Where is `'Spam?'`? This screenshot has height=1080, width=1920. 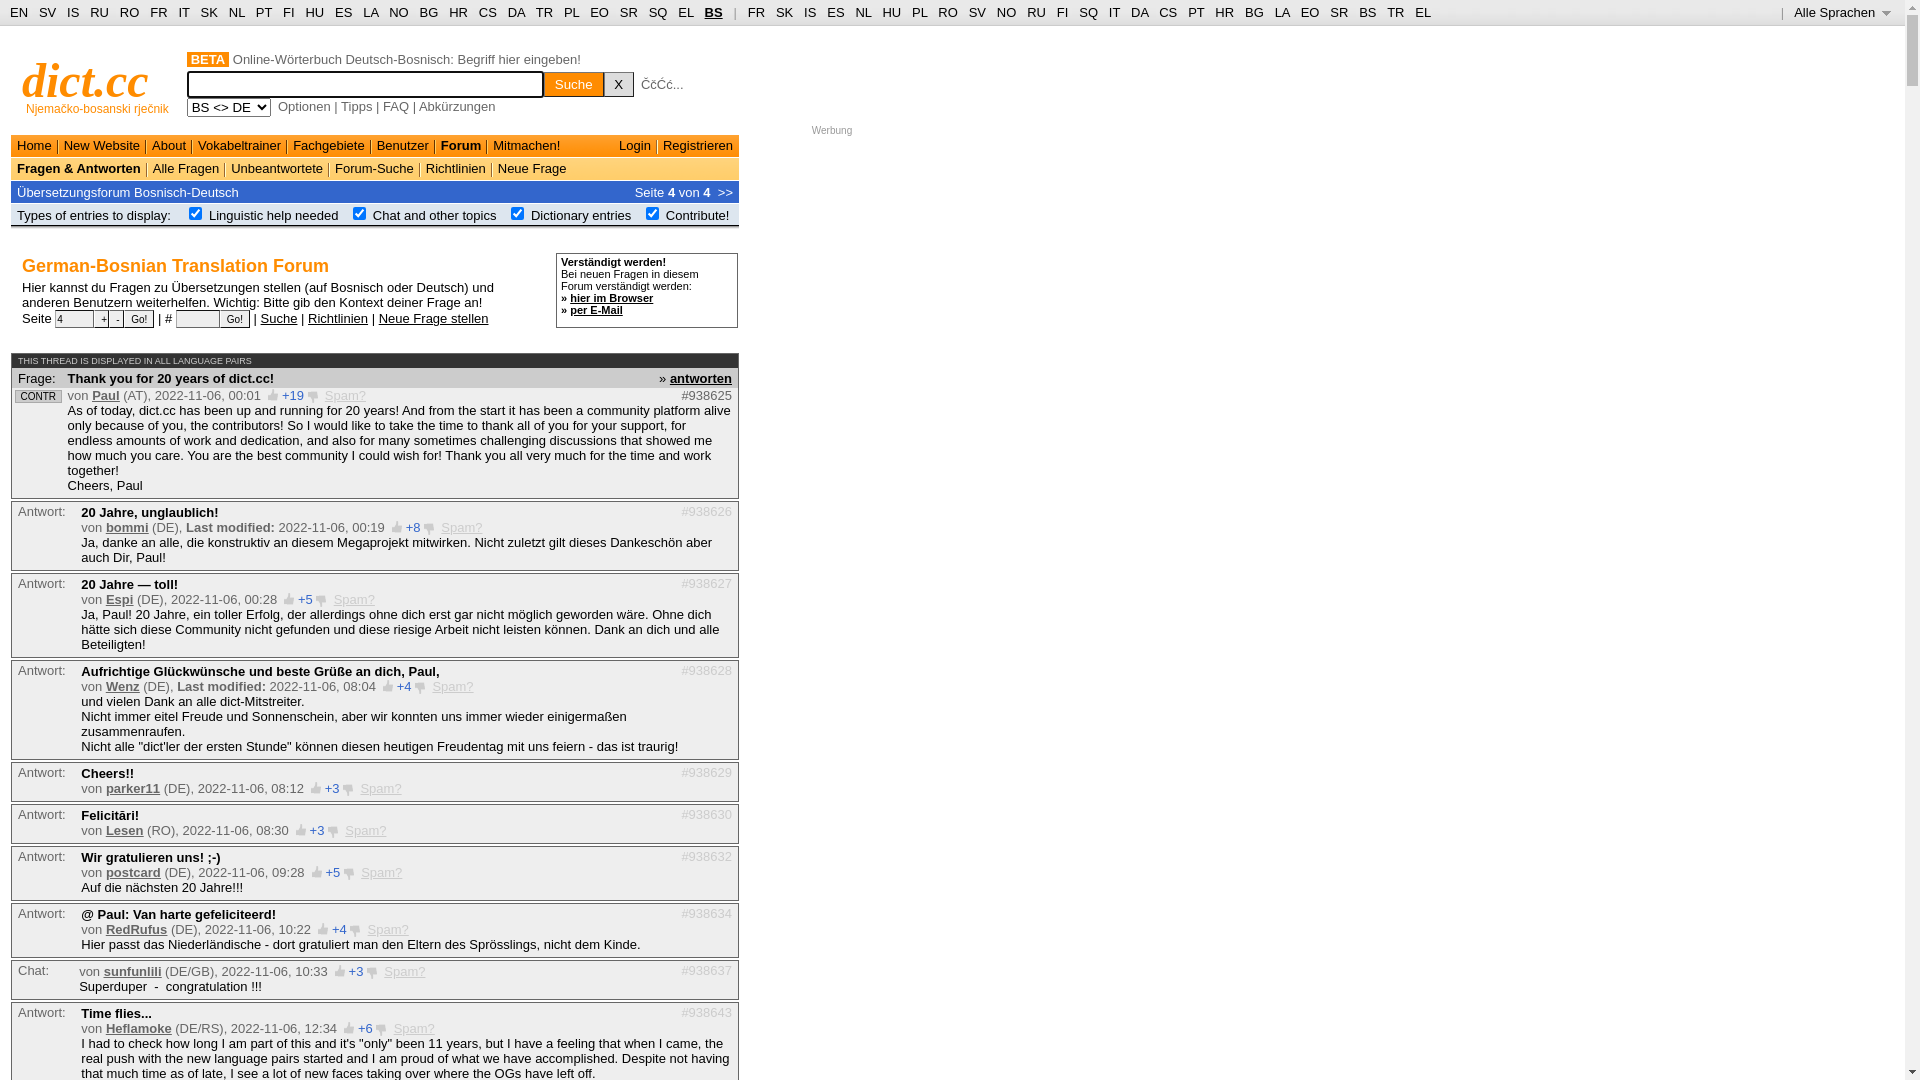
'Spam?' is located at coordinates (345, 395).